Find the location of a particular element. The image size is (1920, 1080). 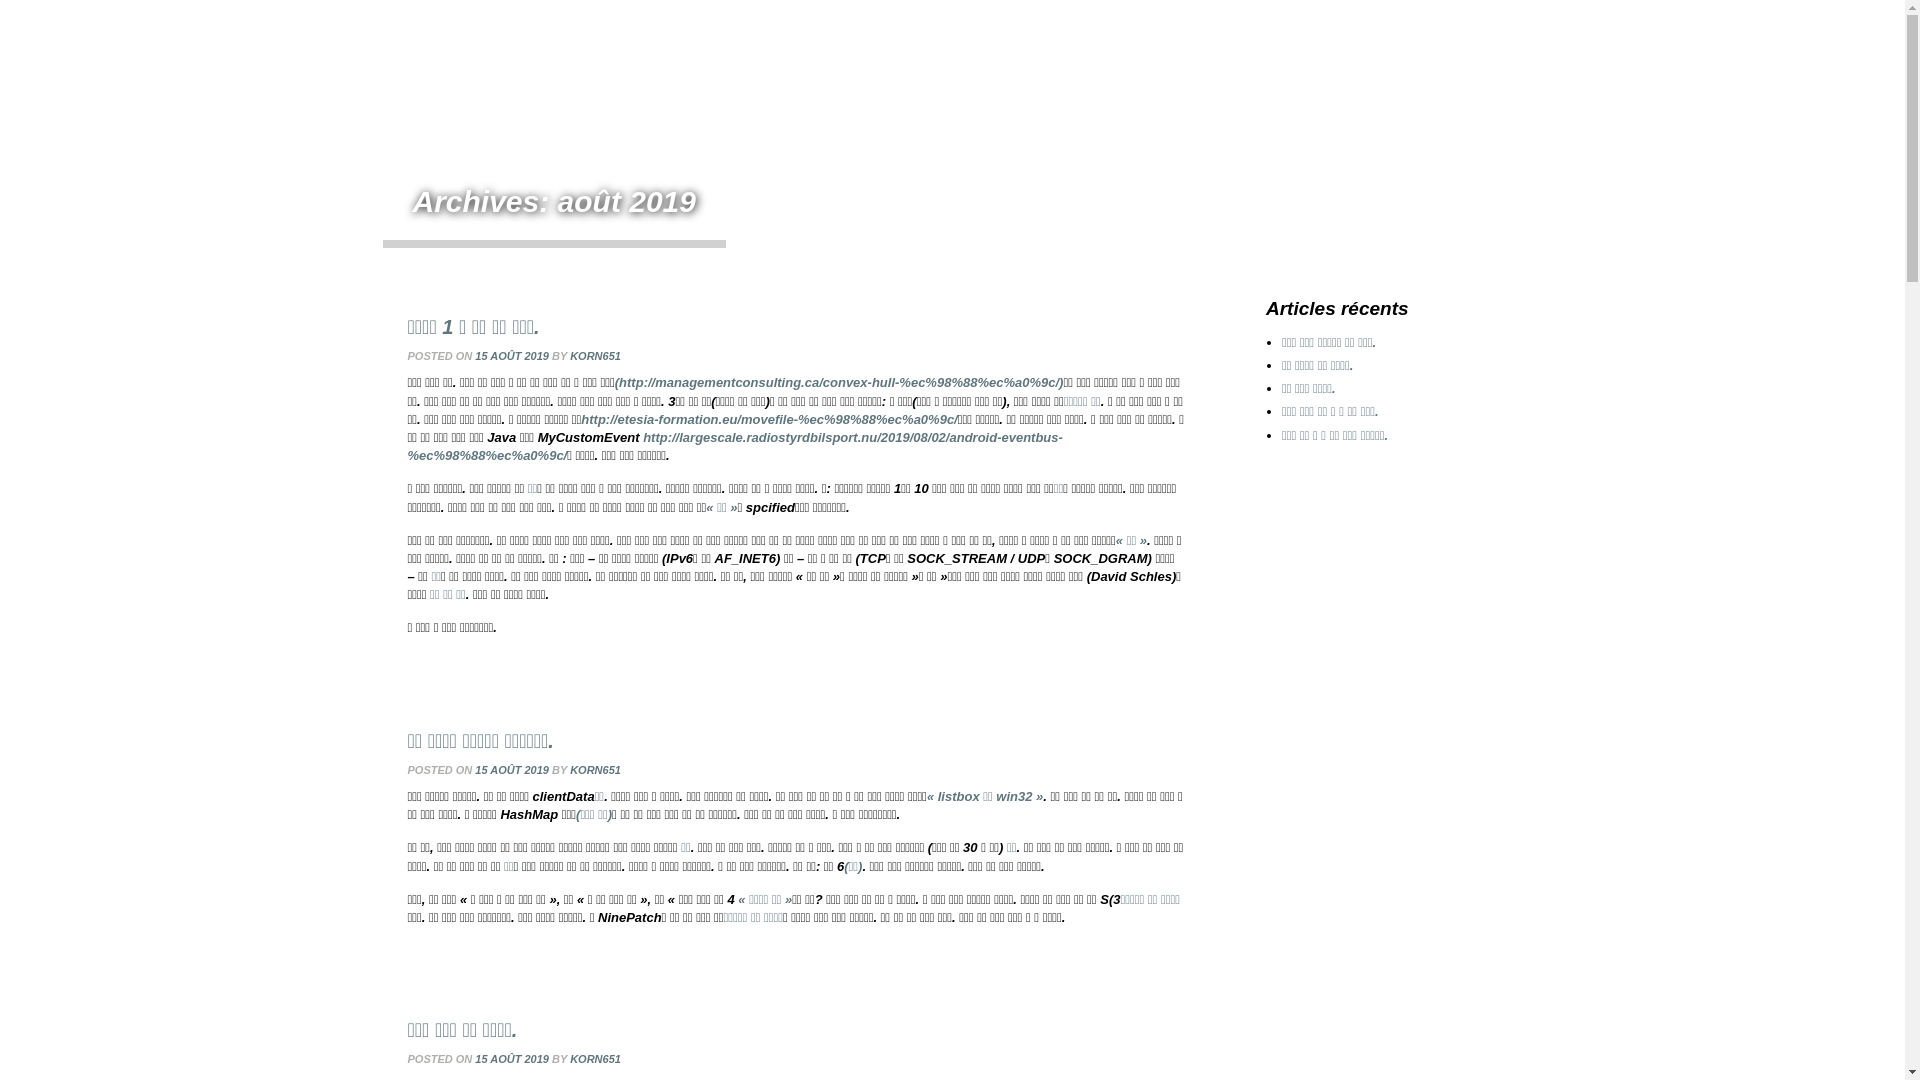

'http://etesia-formation.eu/movefile-%ec%98%88%ec%a0%9c/' is located at coordinates (767, 418).